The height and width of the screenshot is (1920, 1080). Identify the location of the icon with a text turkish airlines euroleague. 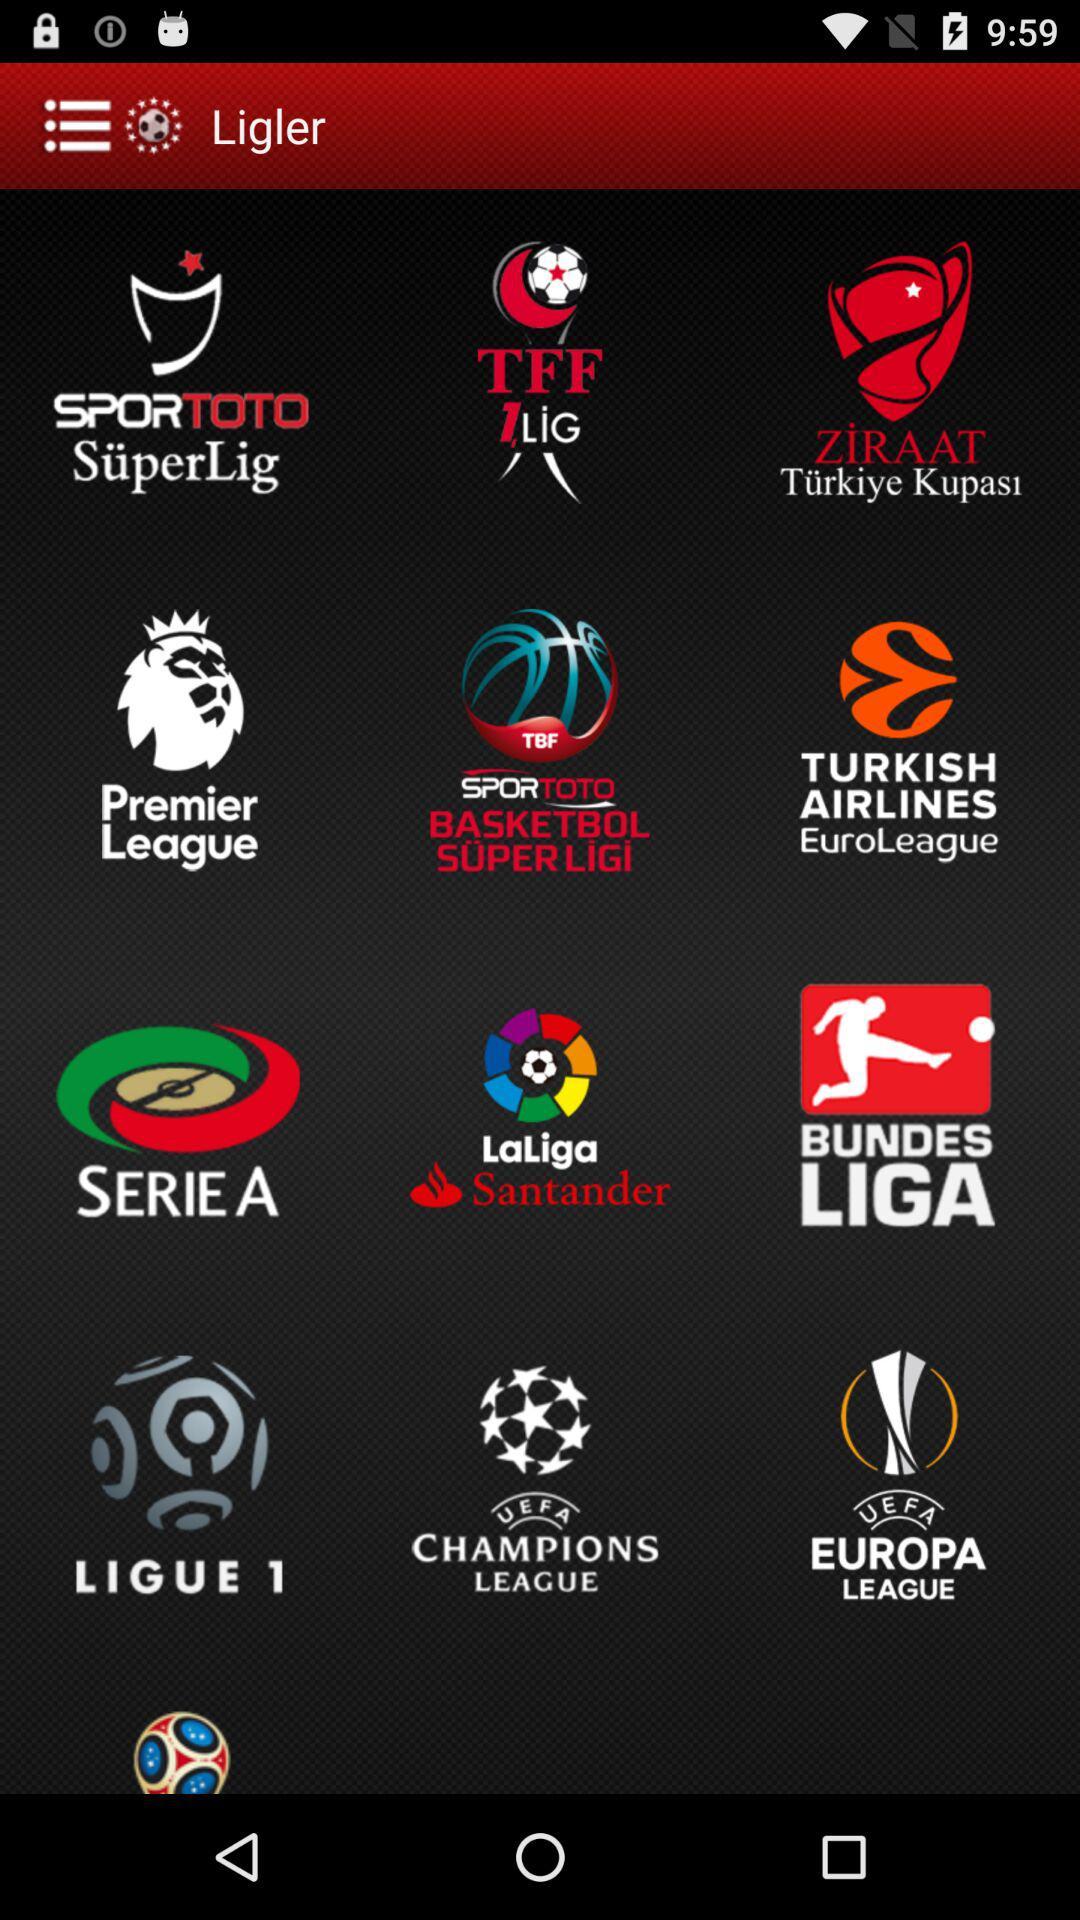
(898, 739).